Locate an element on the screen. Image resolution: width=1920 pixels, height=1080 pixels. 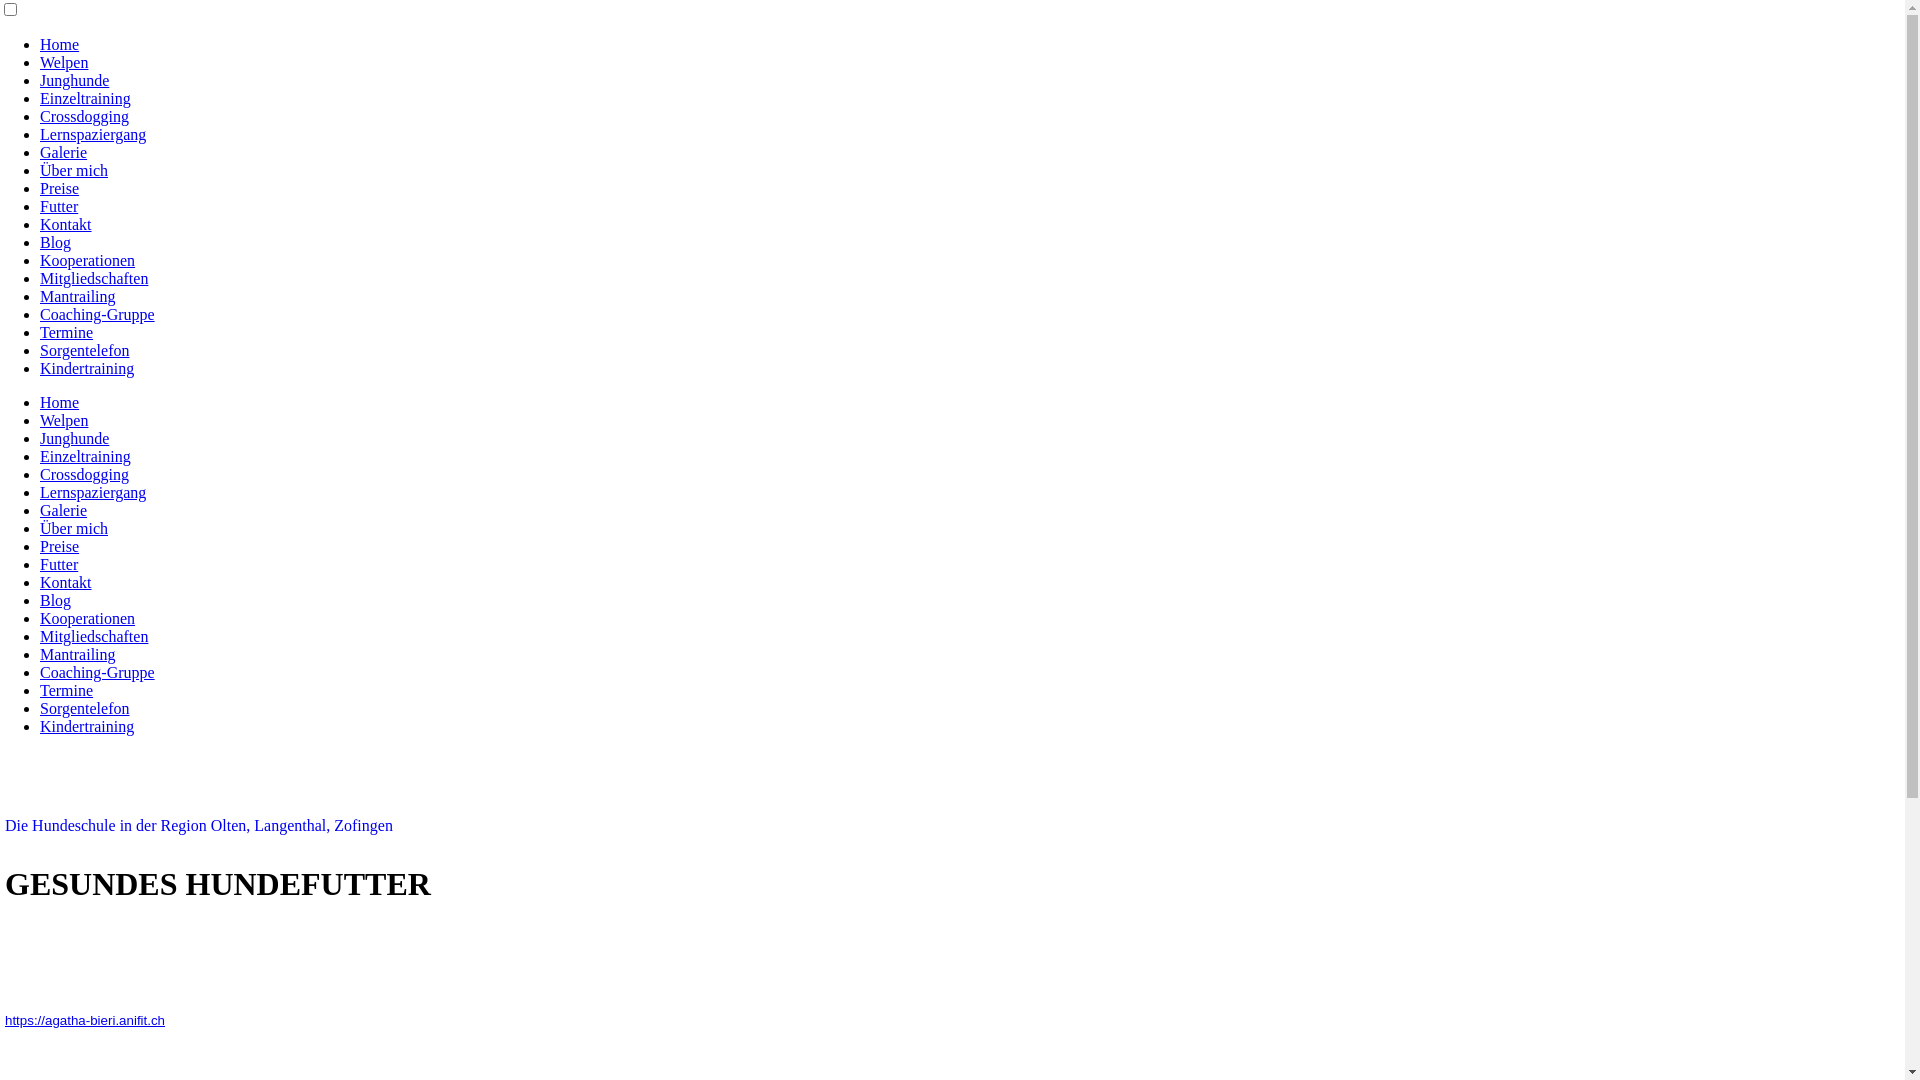
'Kontakt' is located at coordinates (66, 224).